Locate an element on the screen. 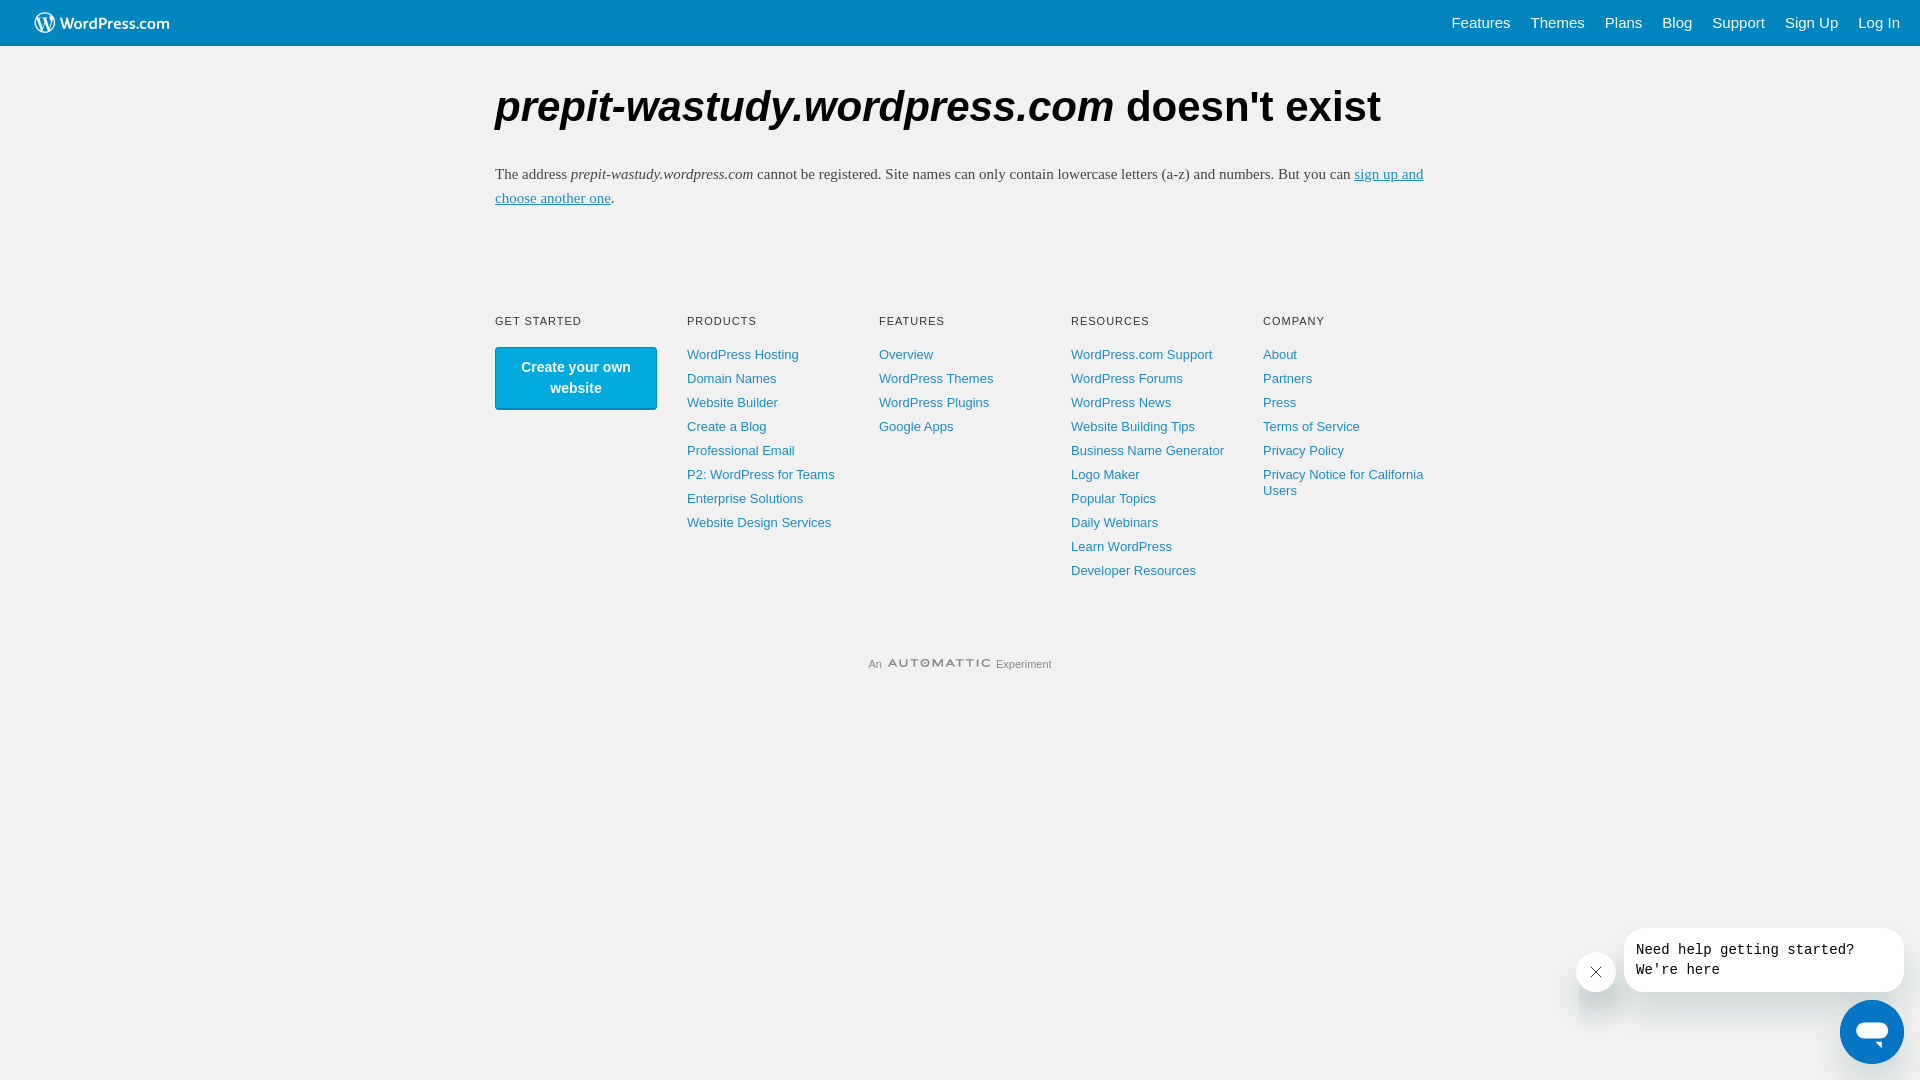 Image resolution: width=1920 pixels, height=1080 pixels. 'WordPress Themes' is located at coordinates (878, 378).